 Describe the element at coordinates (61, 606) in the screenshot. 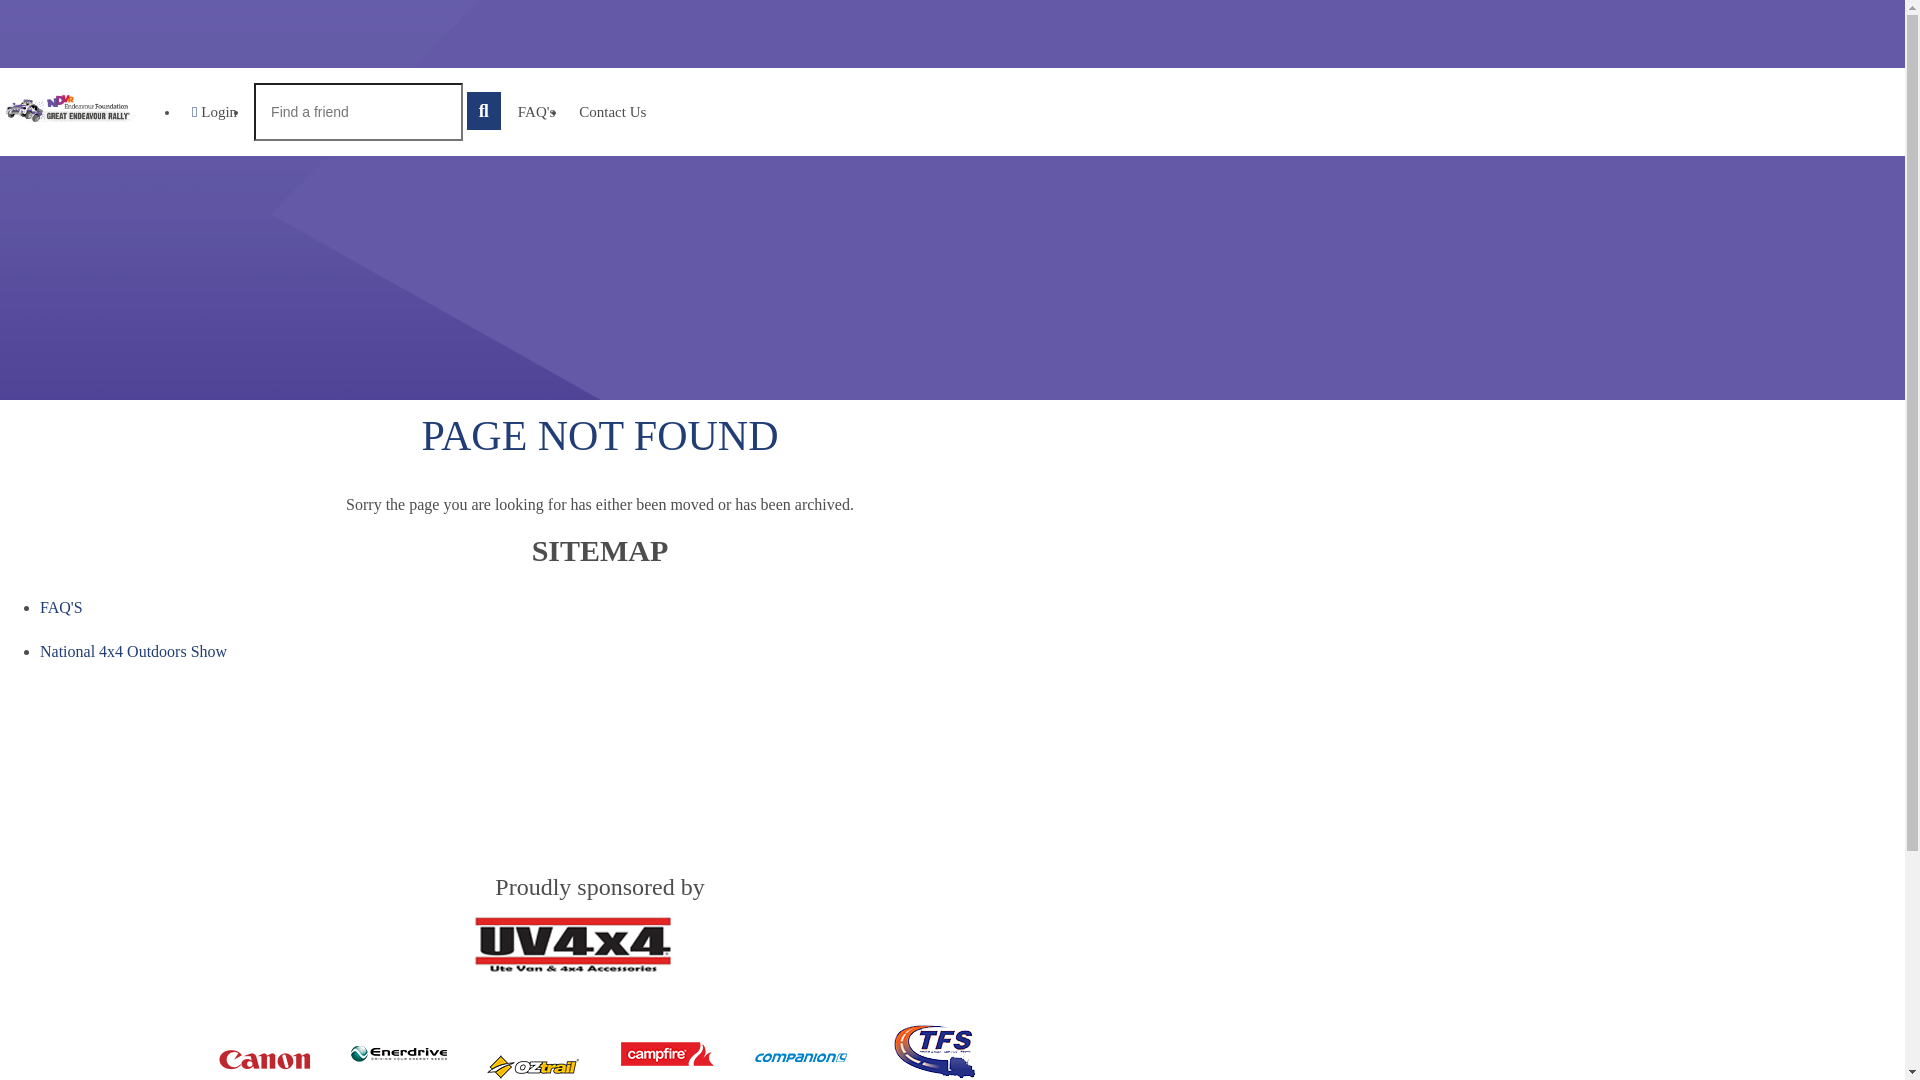

I see `'FAQ'S'` at that location.